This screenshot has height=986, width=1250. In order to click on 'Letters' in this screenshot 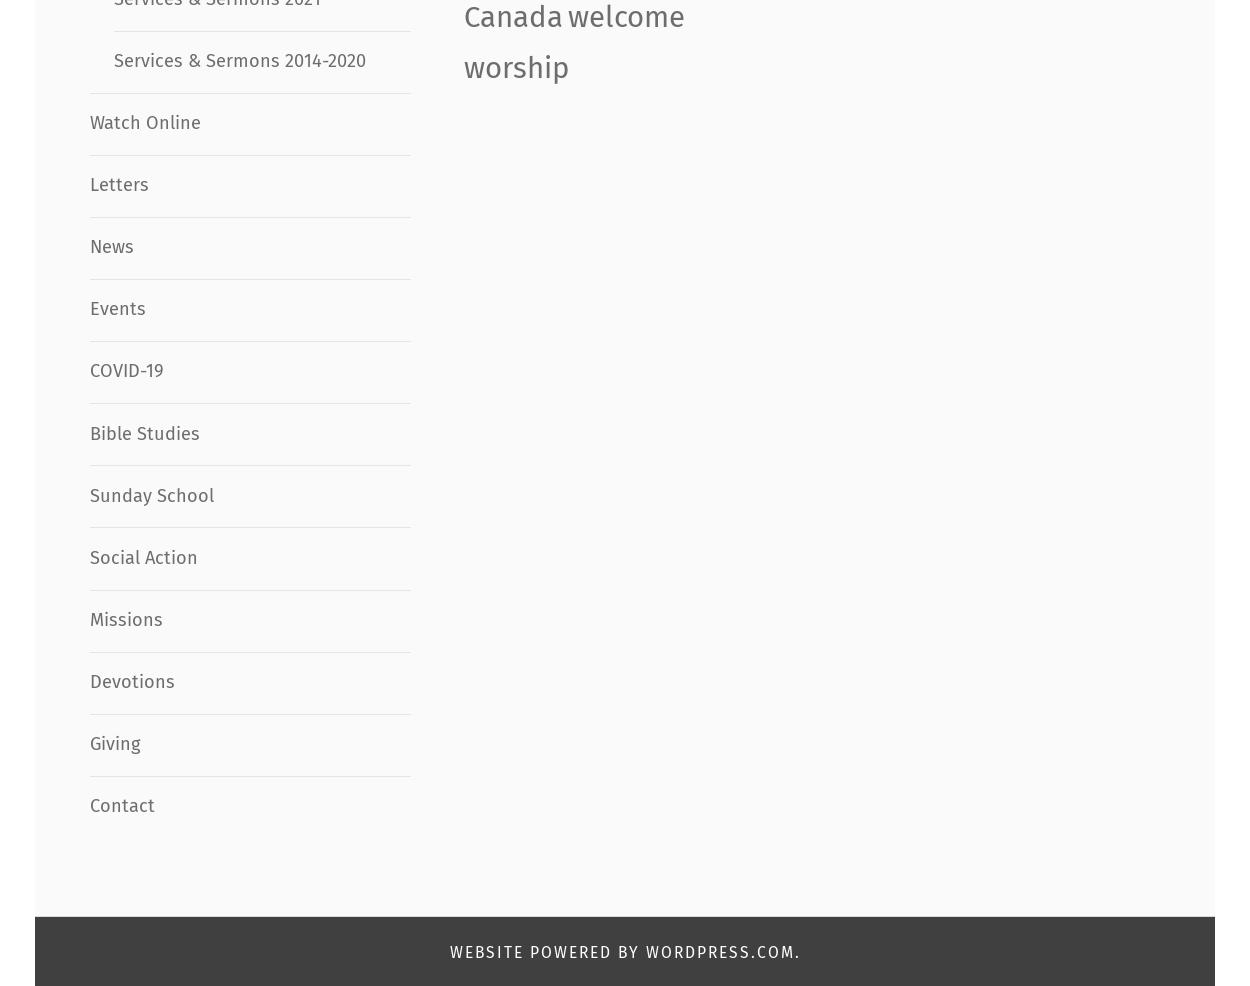, I will do `click(117, 183)`.